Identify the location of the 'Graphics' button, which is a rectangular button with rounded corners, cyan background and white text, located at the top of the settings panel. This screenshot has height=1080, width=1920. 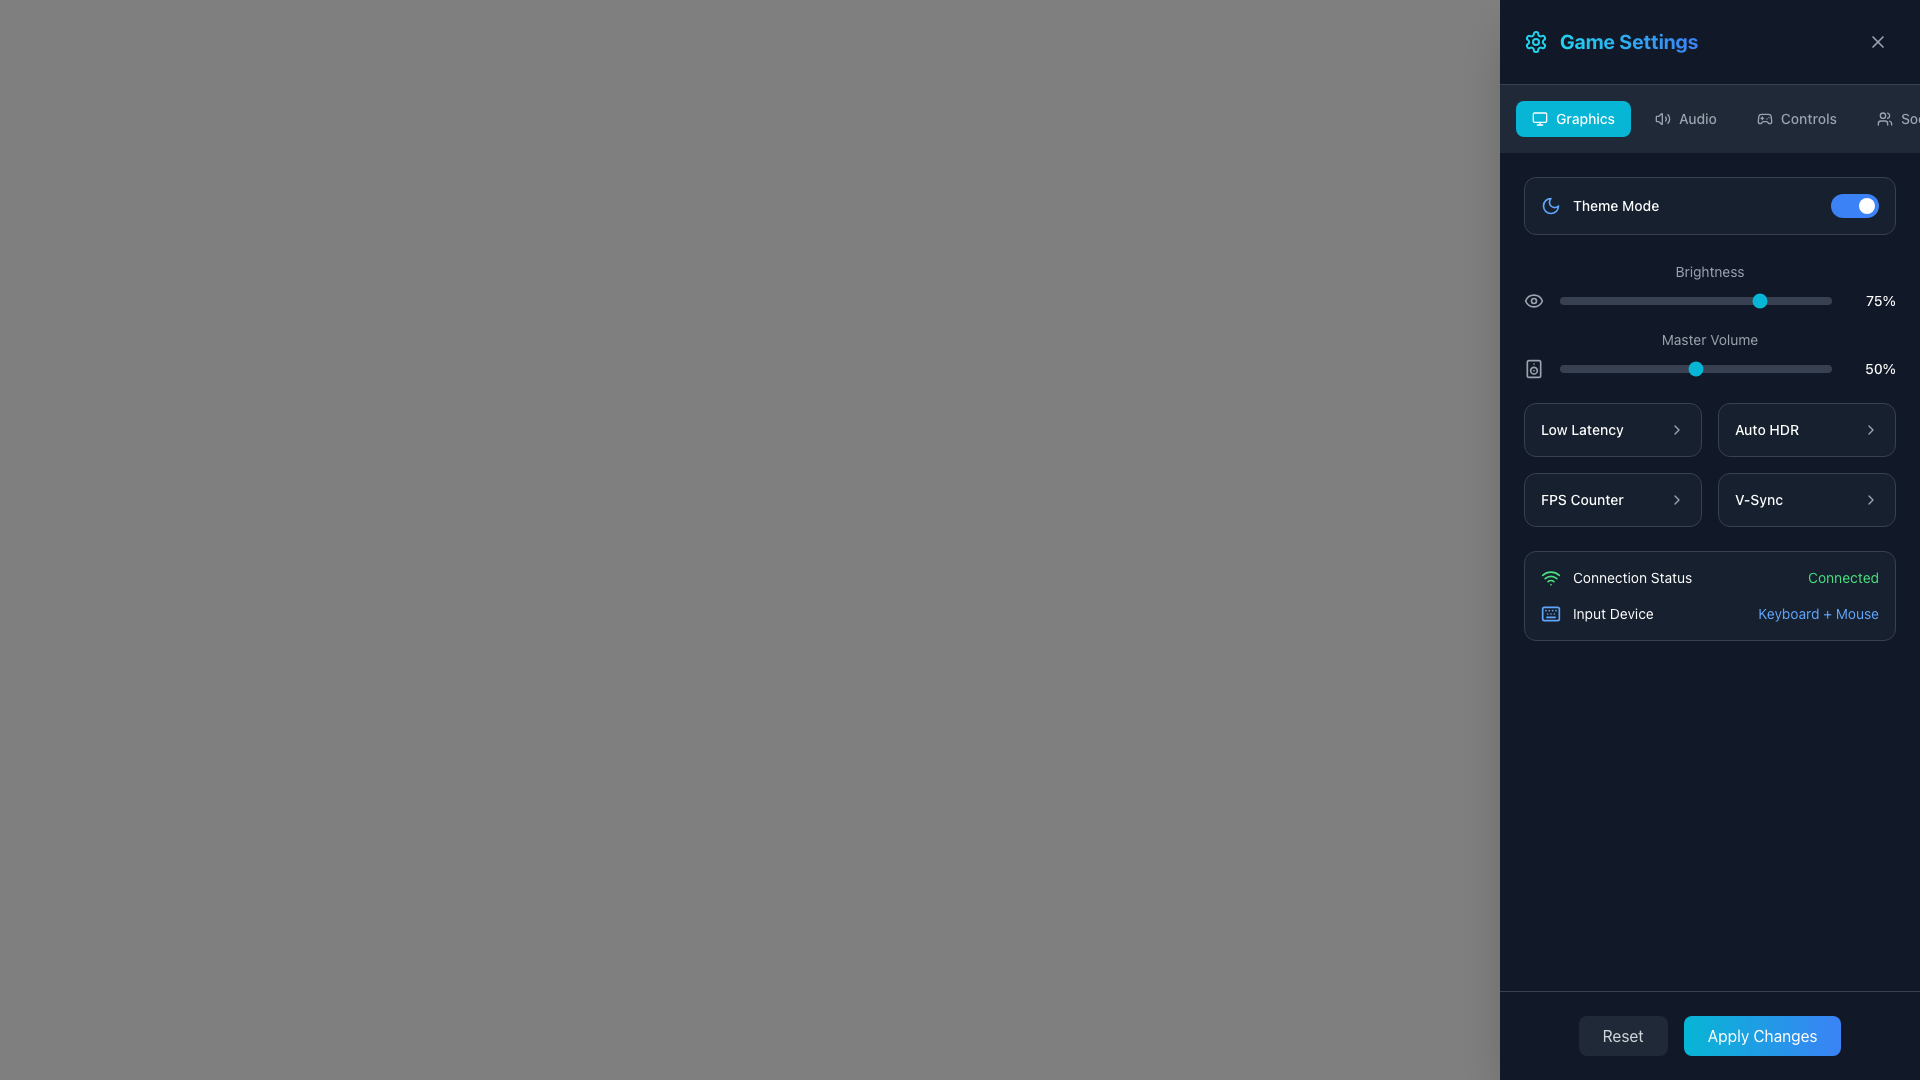
(1572, 119).